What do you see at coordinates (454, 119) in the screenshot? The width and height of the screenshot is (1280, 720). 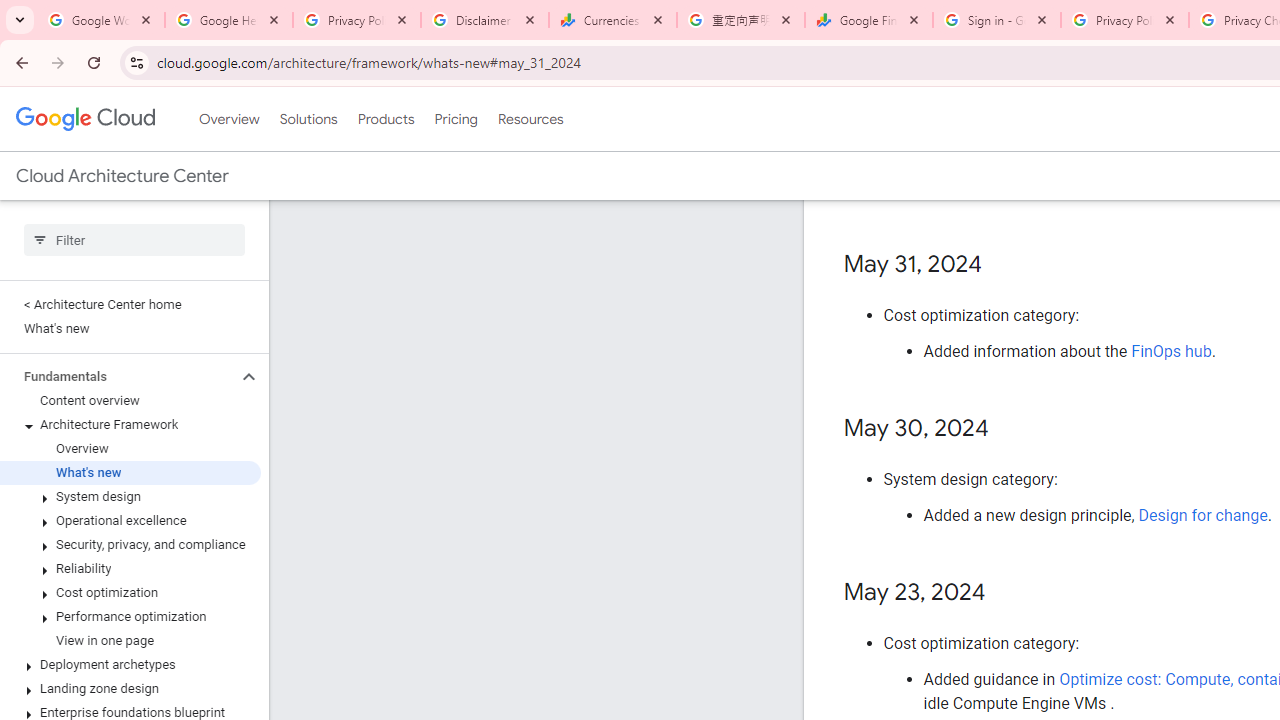 I see `'Pricing'` at bounding box center [454, 119].